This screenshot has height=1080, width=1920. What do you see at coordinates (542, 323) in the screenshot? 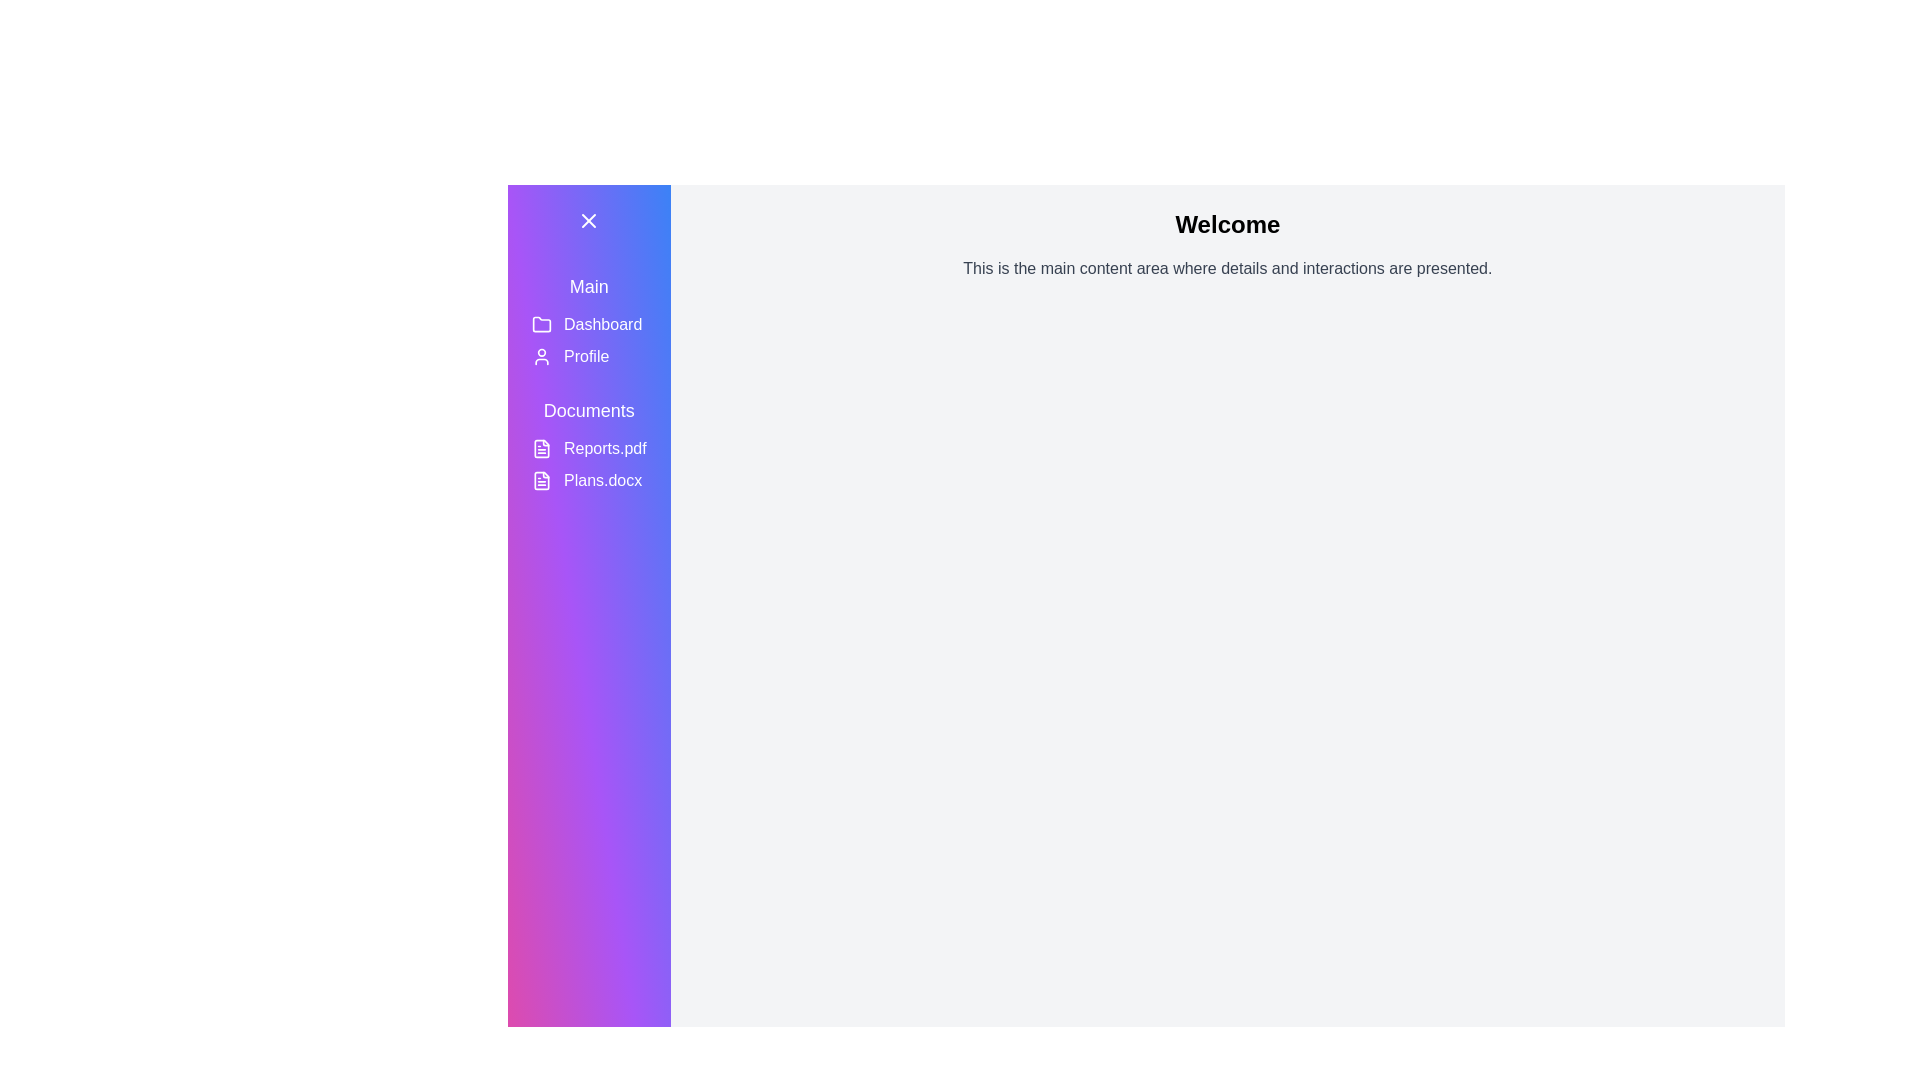
I see `the folder icon with a yellow outline located in the sidebar menu next to the 'Dashboard' text` at bounding box center [542, 323].